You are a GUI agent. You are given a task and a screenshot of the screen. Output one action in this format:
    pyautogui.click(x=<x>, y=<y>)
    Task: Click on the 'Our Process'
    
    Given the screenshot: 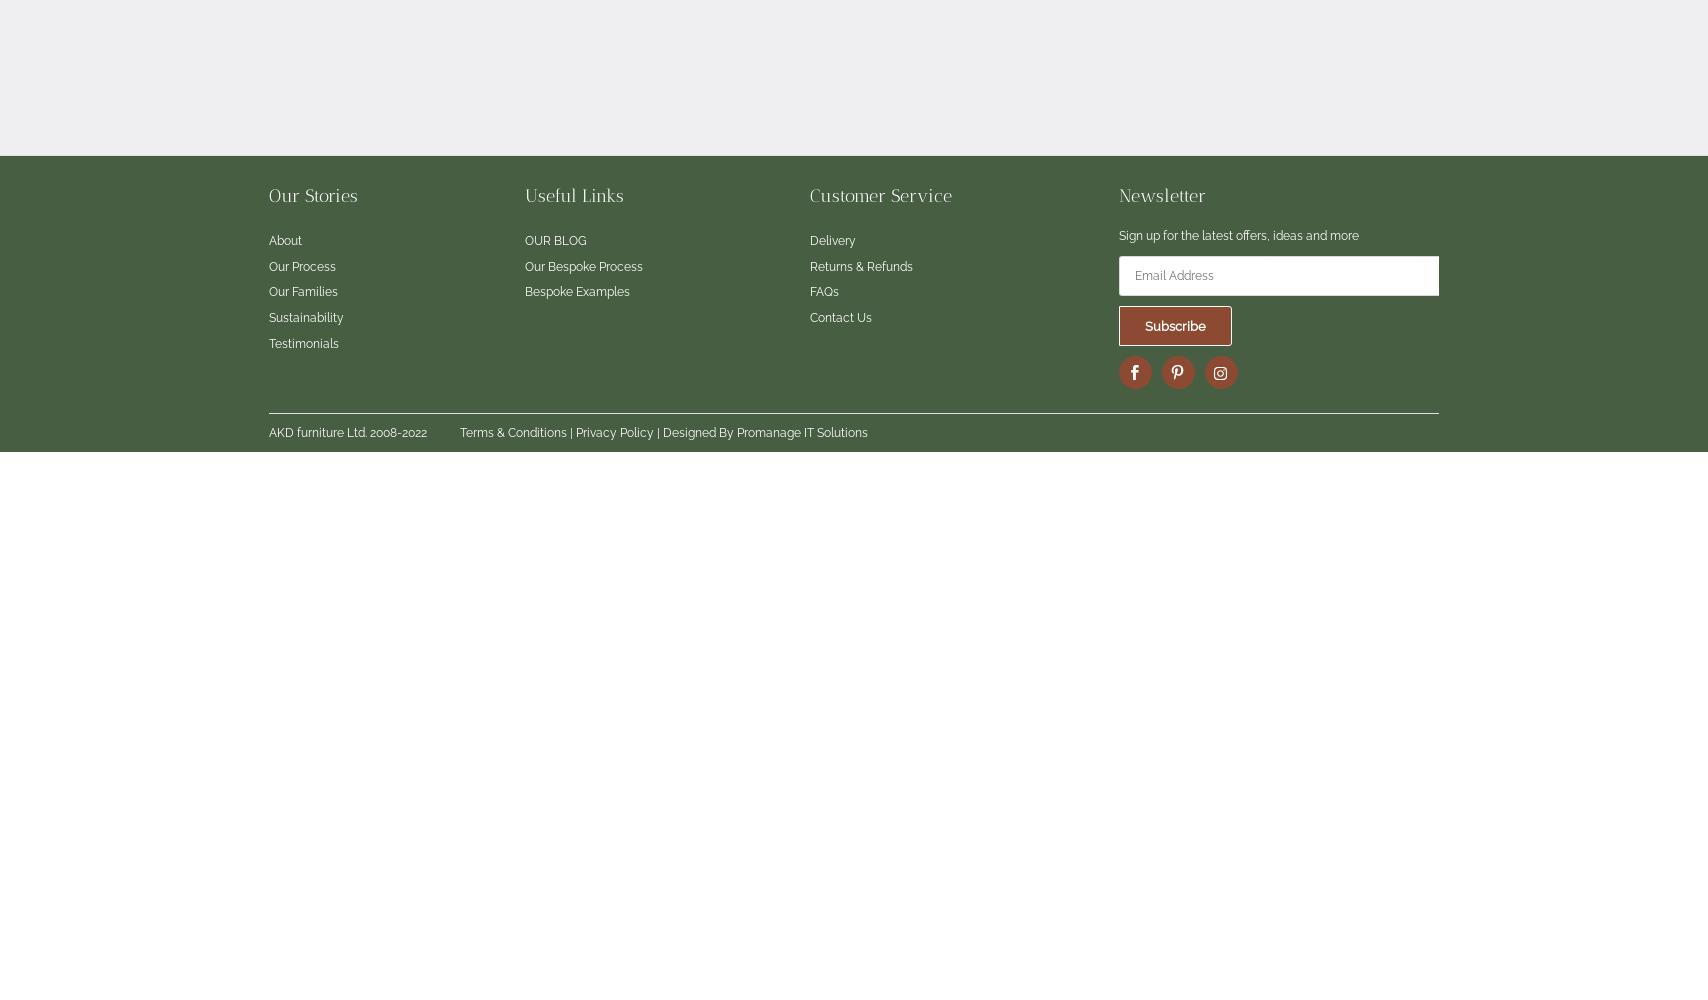 What is the action you would take?
    pyautogui.click(x=302, y=266)
    